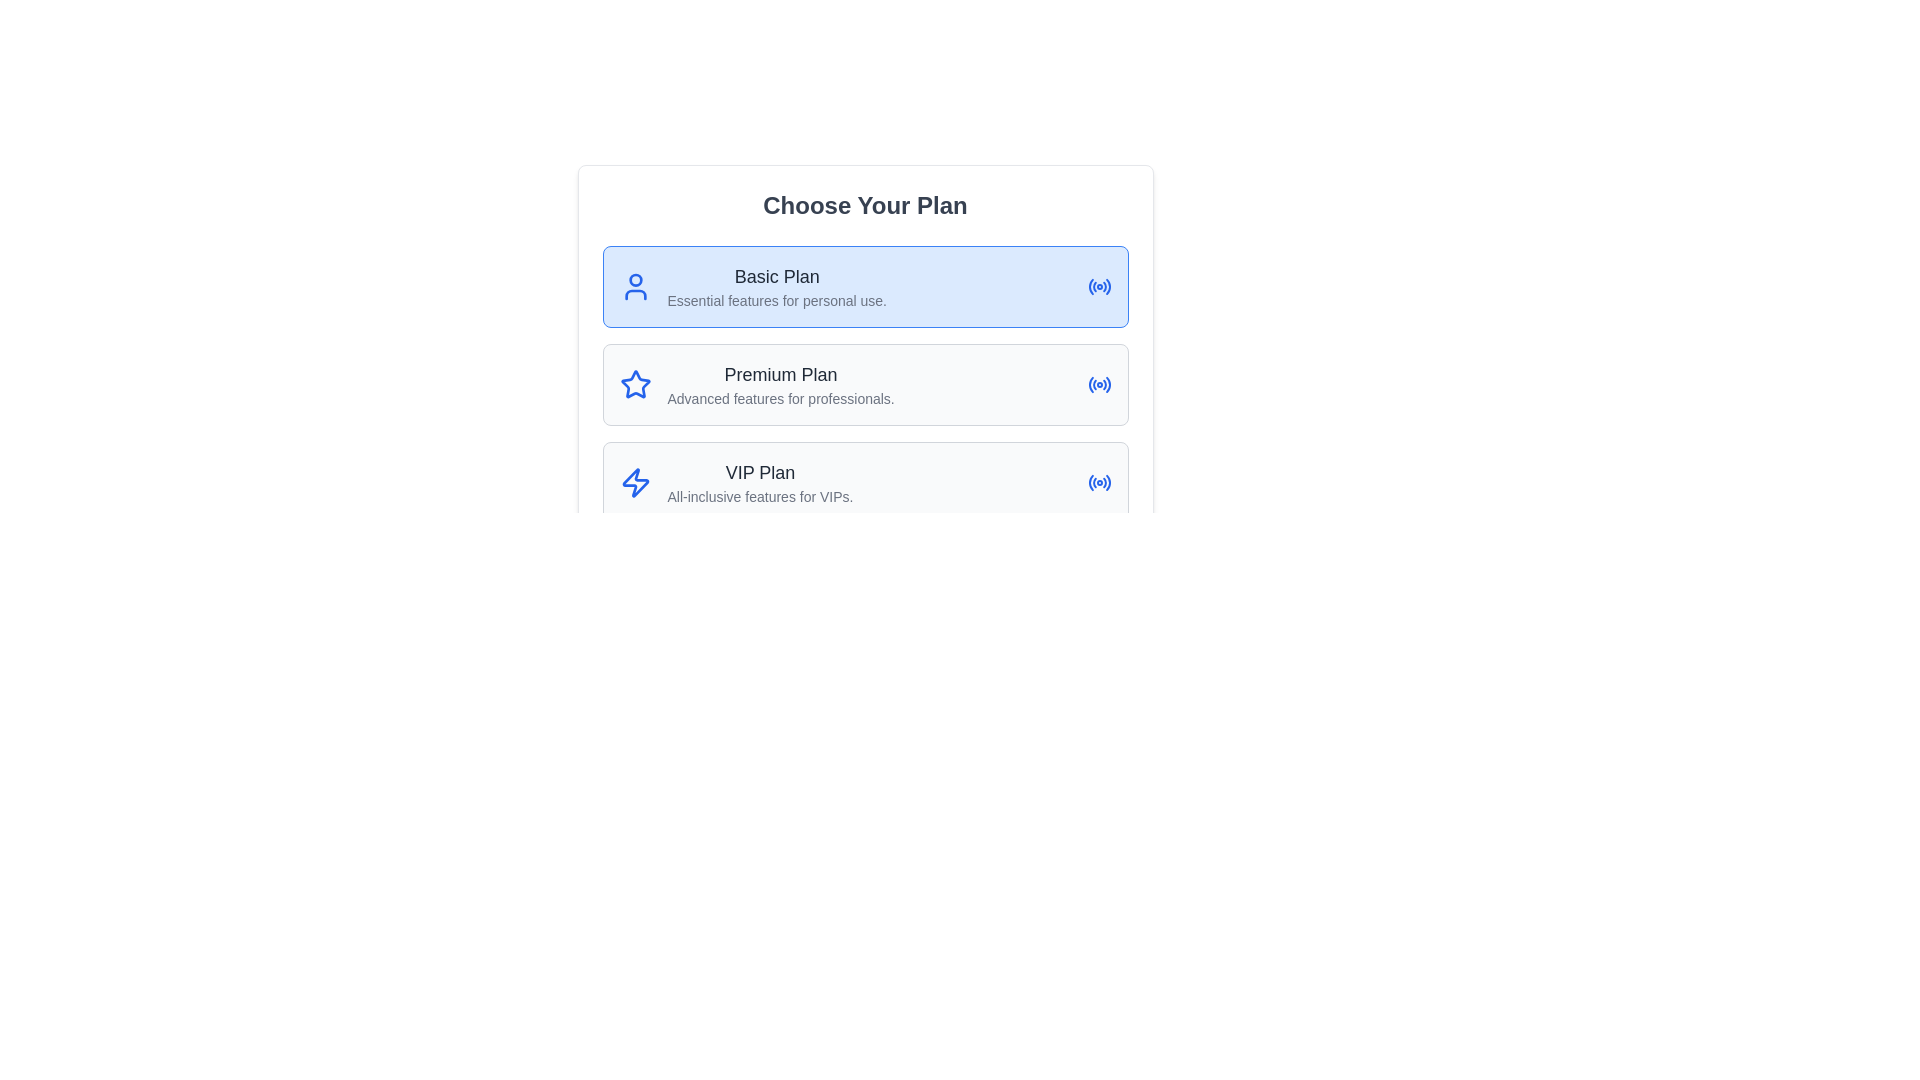 The width and height of the screenshot is (1920, 1080). I want to click on the text label titled 'VIP Plan', so click(759, 473).